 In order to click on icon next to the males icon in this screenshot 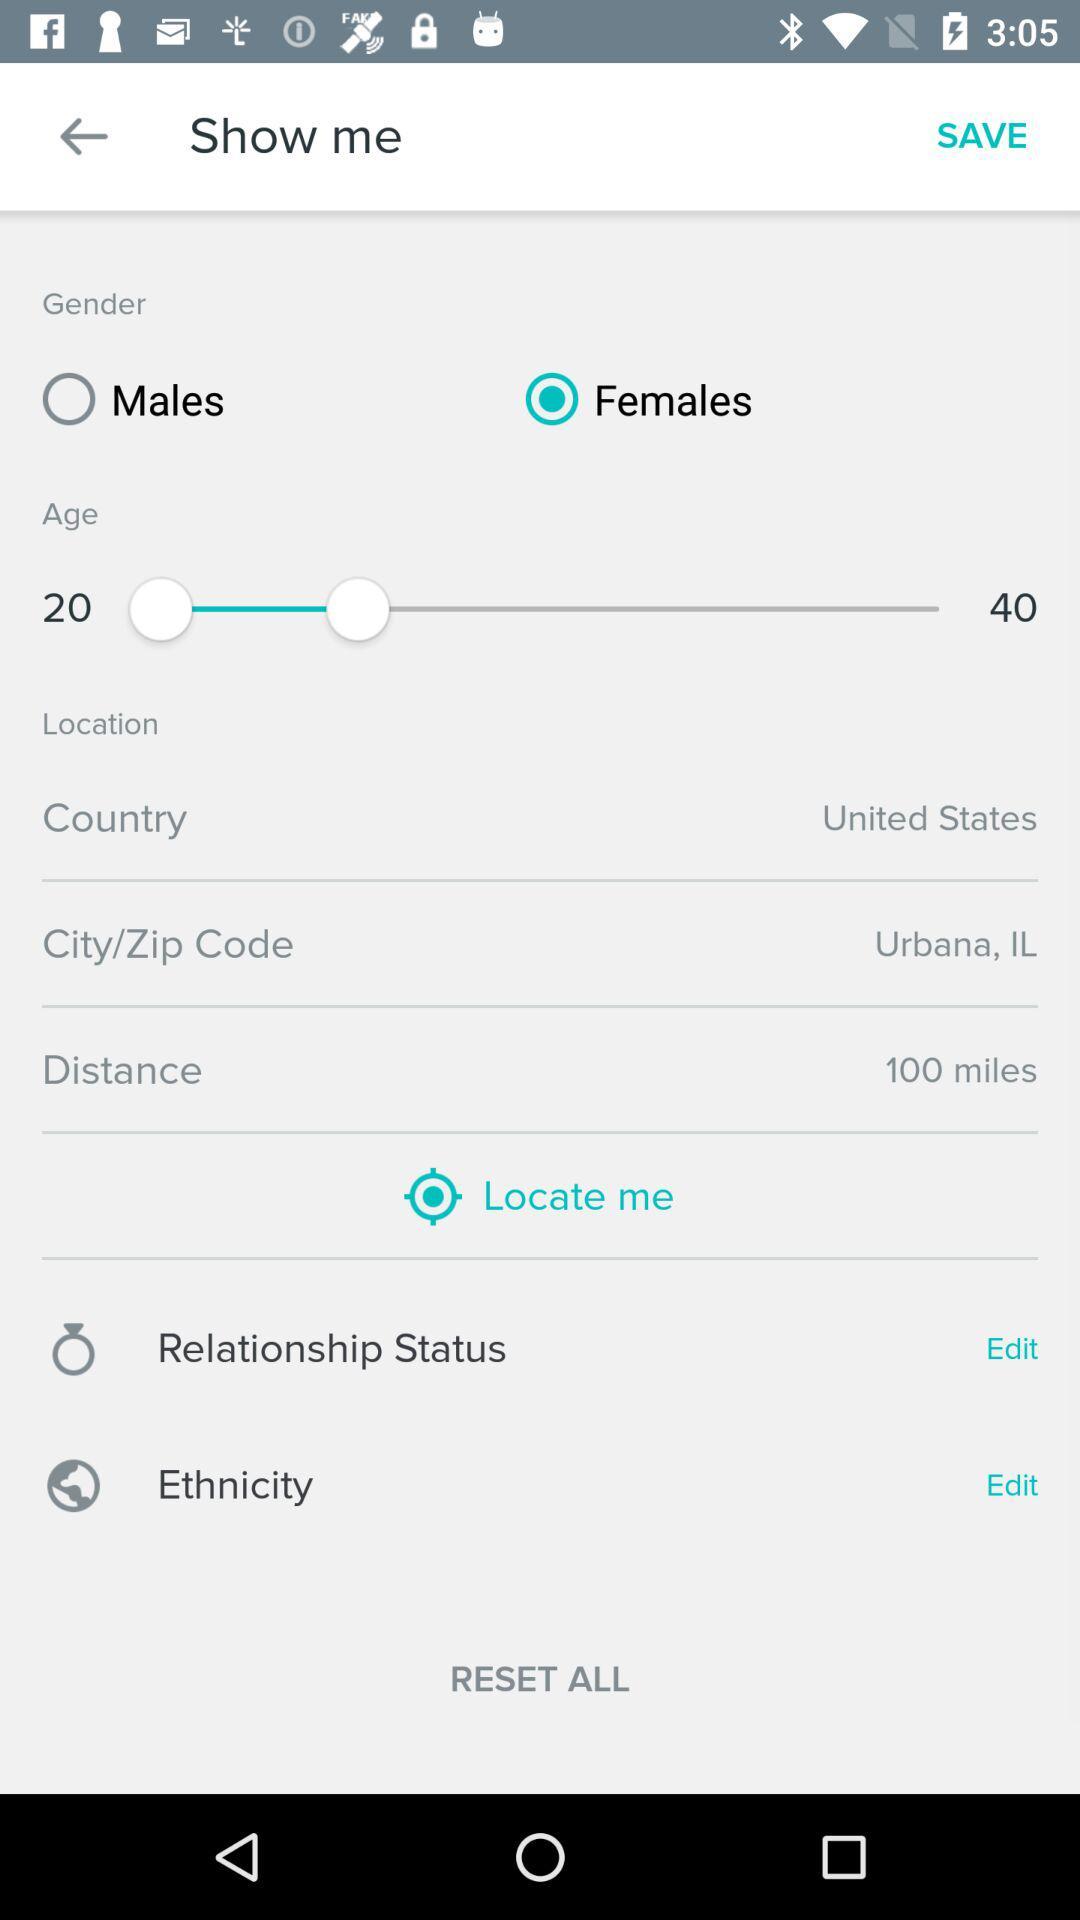, I will do `click(631, 398)`.